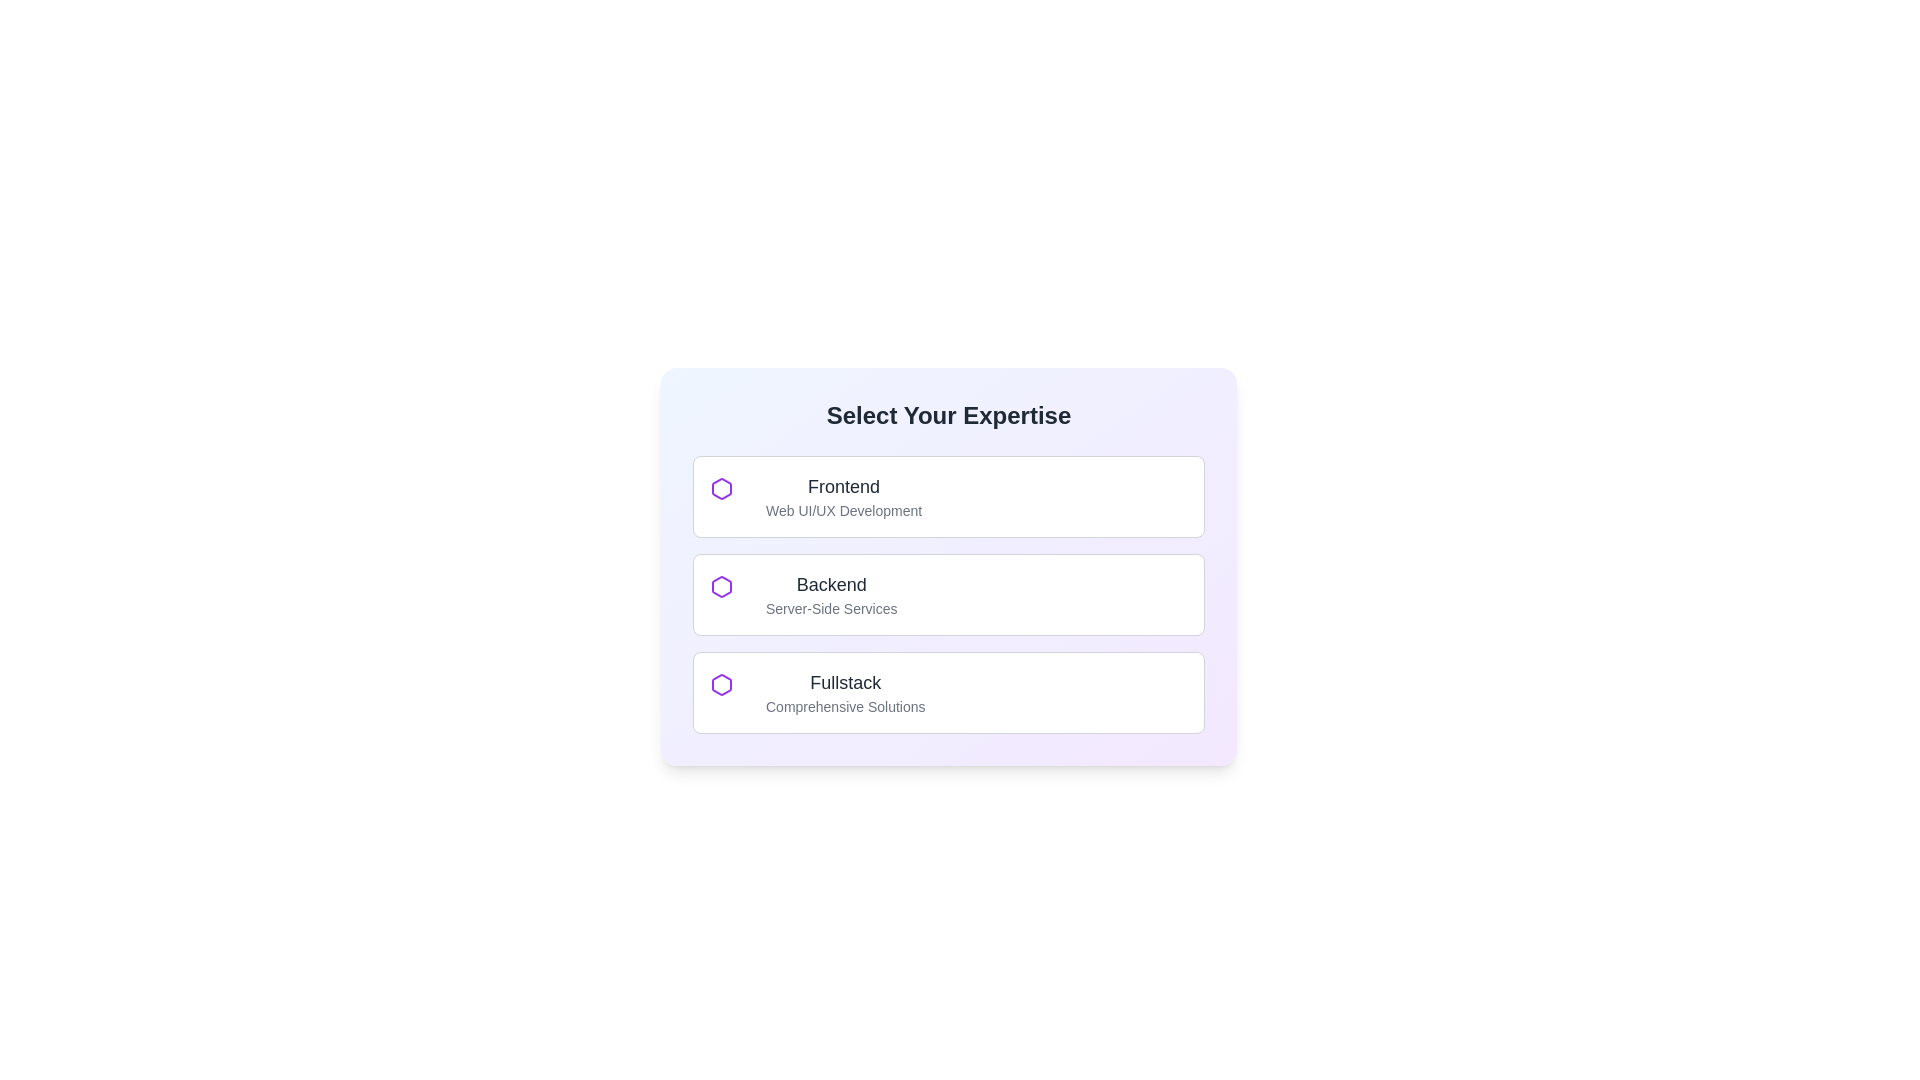 The image size is (1920, 1080). I want to click on the purple hexagon icon at the left end of the 'Fullstack' option in the 'Select Your Expertise' section, so click(728, 692).